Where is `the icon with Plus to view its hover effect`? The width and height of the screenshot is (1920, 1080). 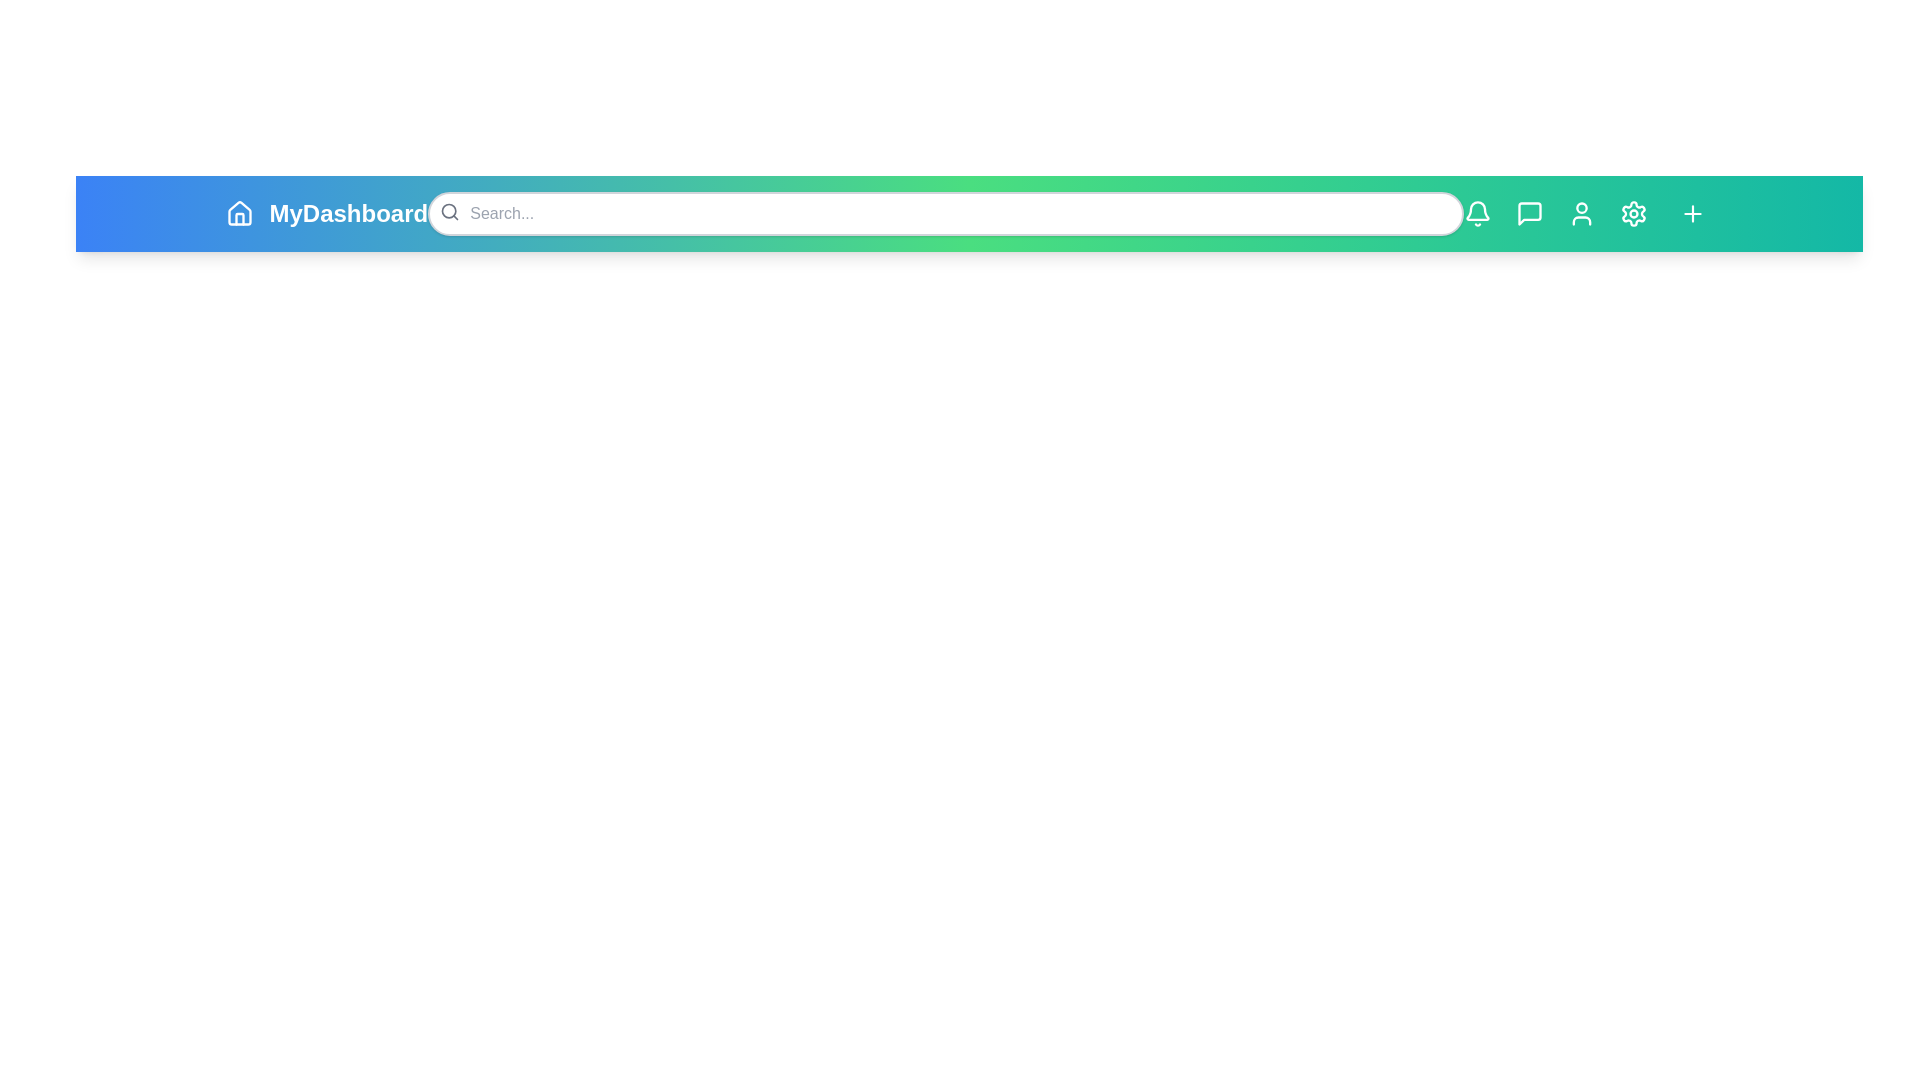
the icon with Plus to view its hover effect is located at coordinates (1691, 213).